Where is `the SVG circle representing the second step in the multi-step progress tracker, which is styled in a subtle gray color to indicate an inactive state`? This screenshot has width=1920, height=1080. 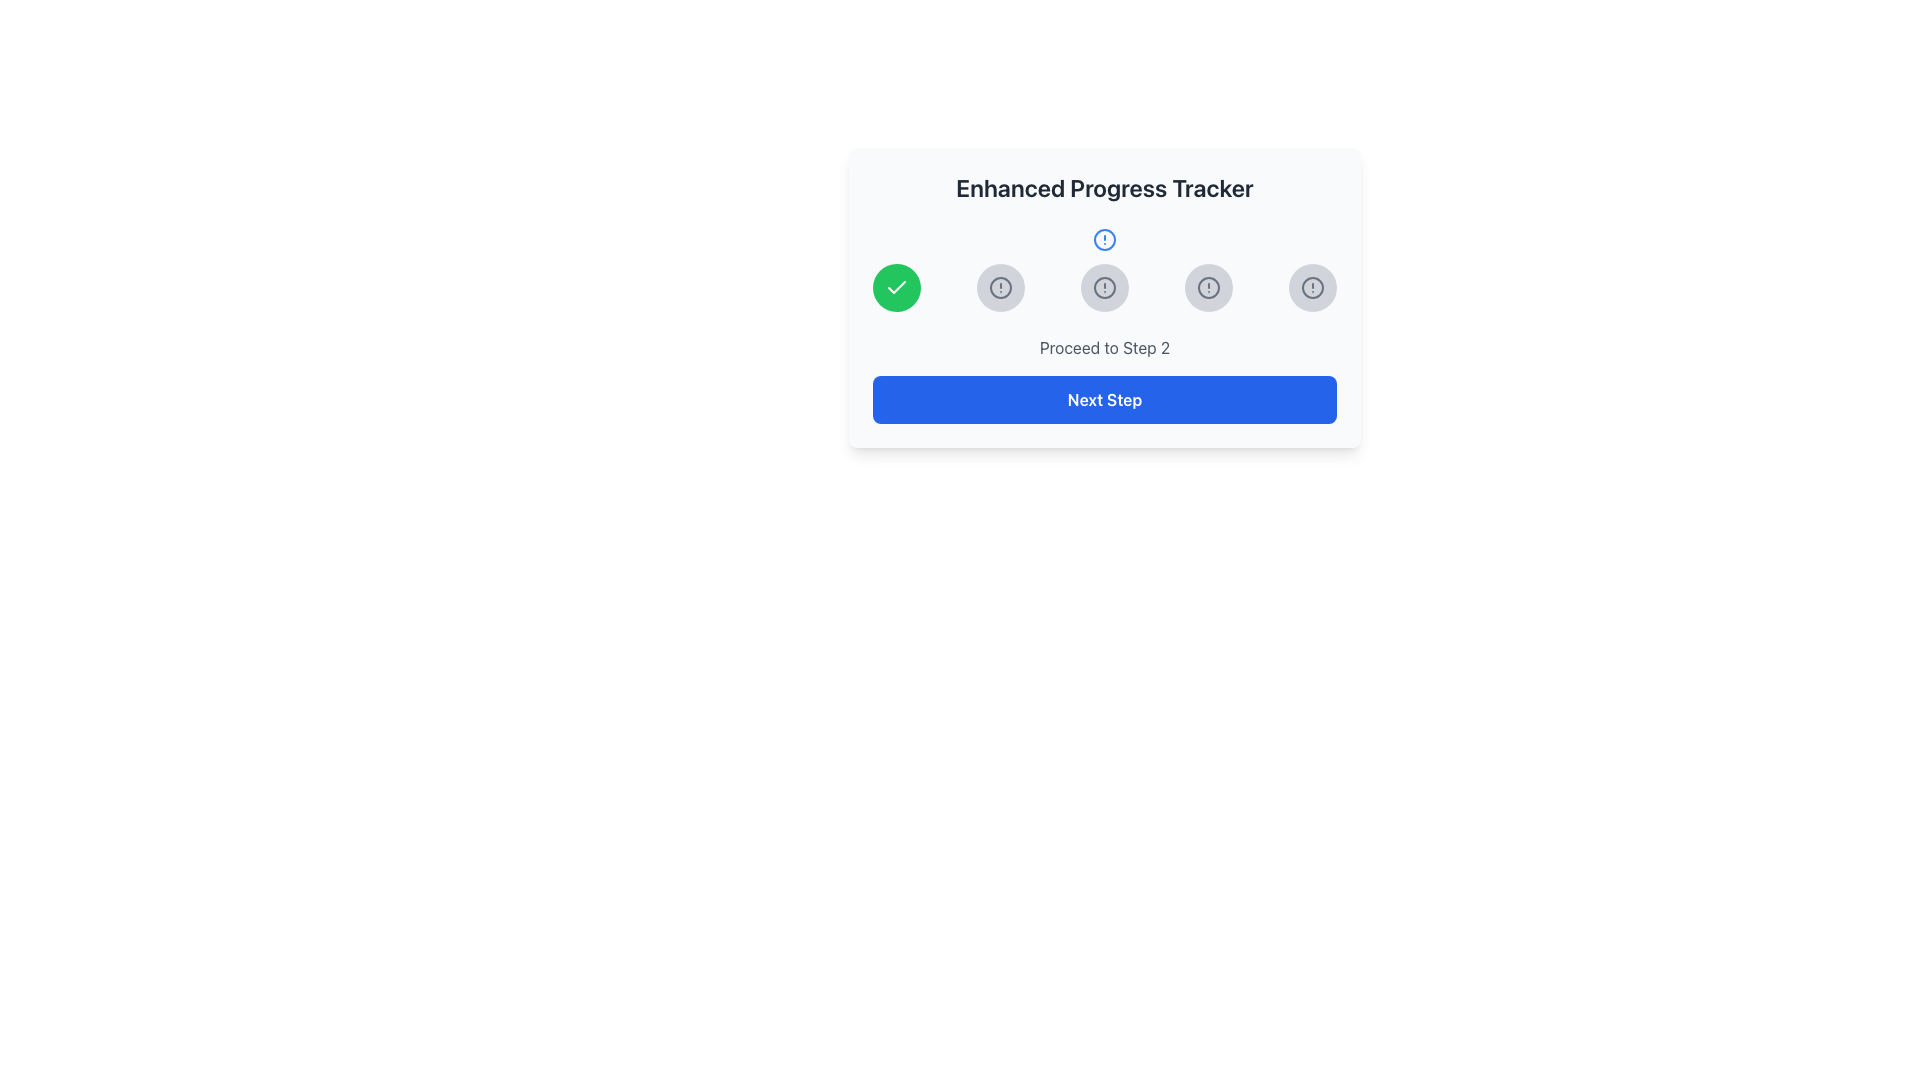 the SVG circle representing the second step in the multi-step progress tracker, which is styled in a subtle gray color to indicate an inactive state is located at coordinates (1103, 288).